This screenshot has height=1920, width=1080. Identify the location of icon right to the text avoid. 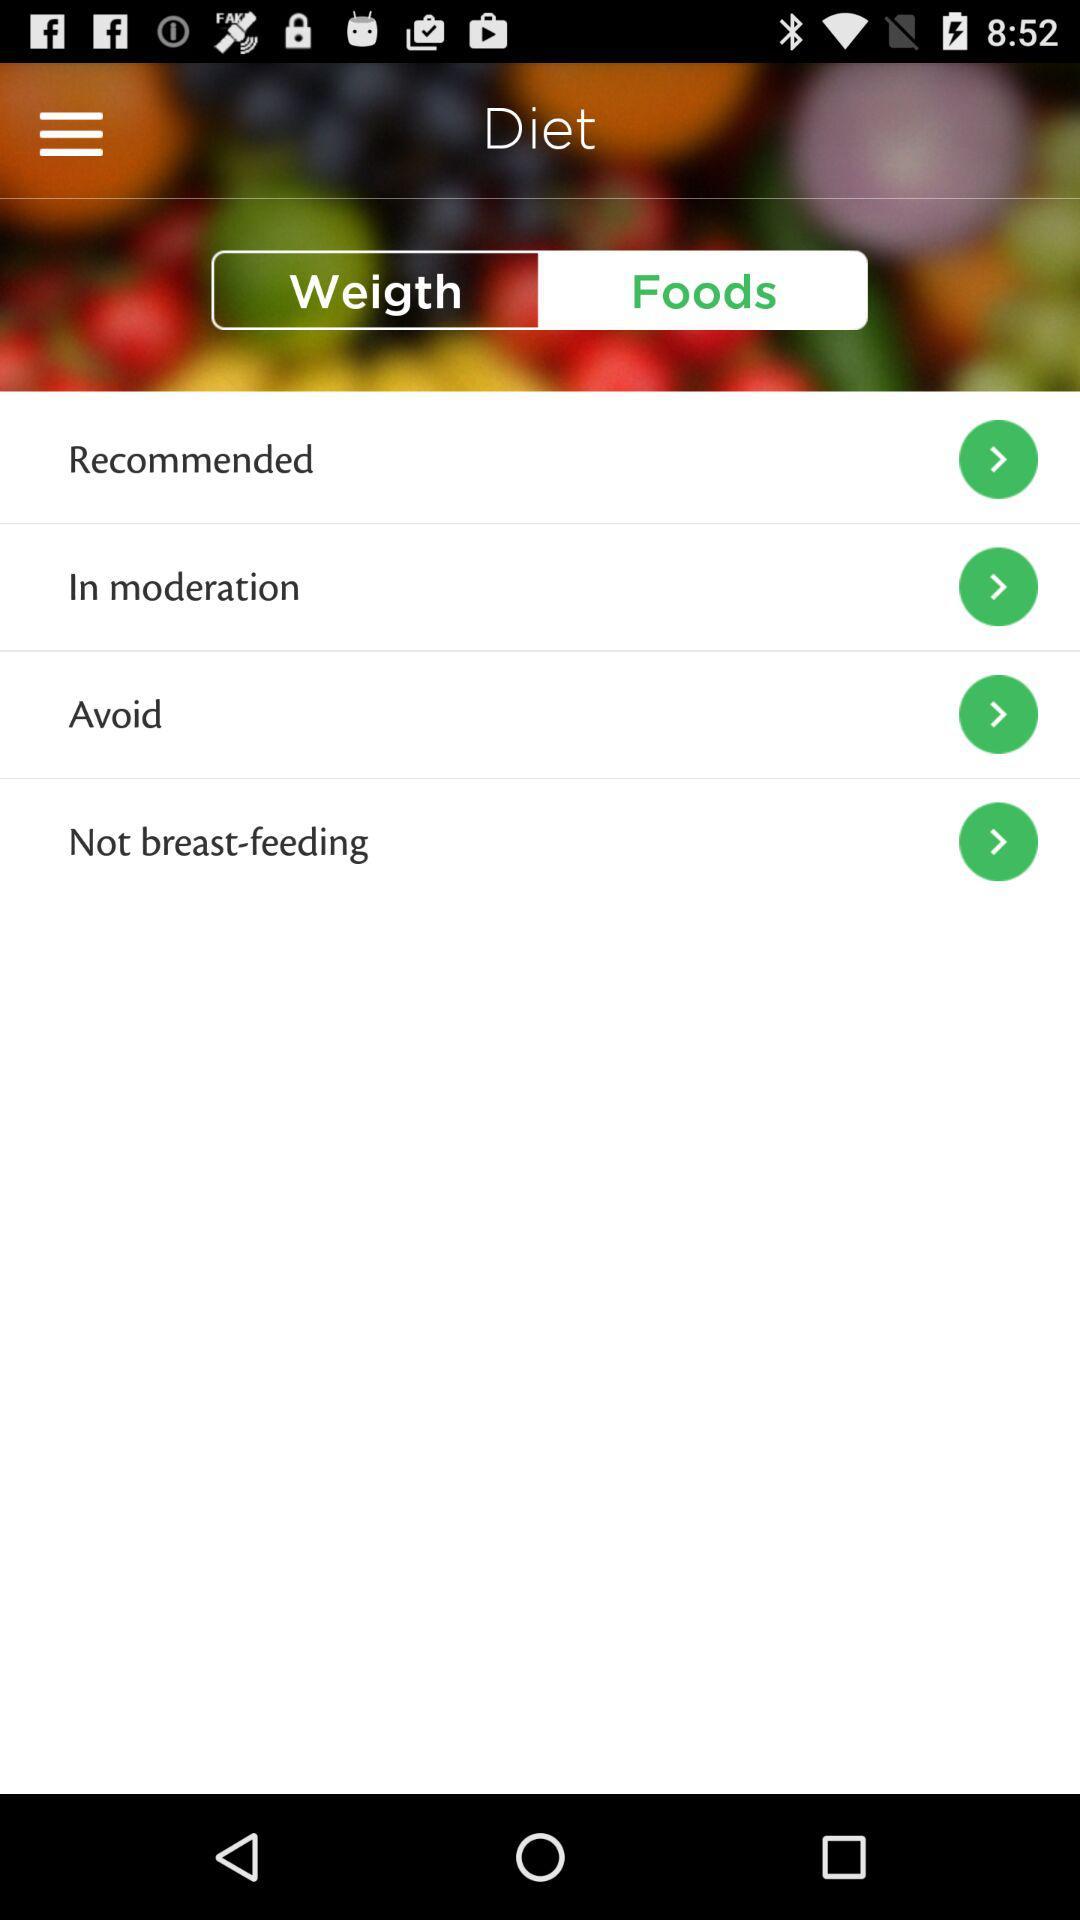
(998, 714).